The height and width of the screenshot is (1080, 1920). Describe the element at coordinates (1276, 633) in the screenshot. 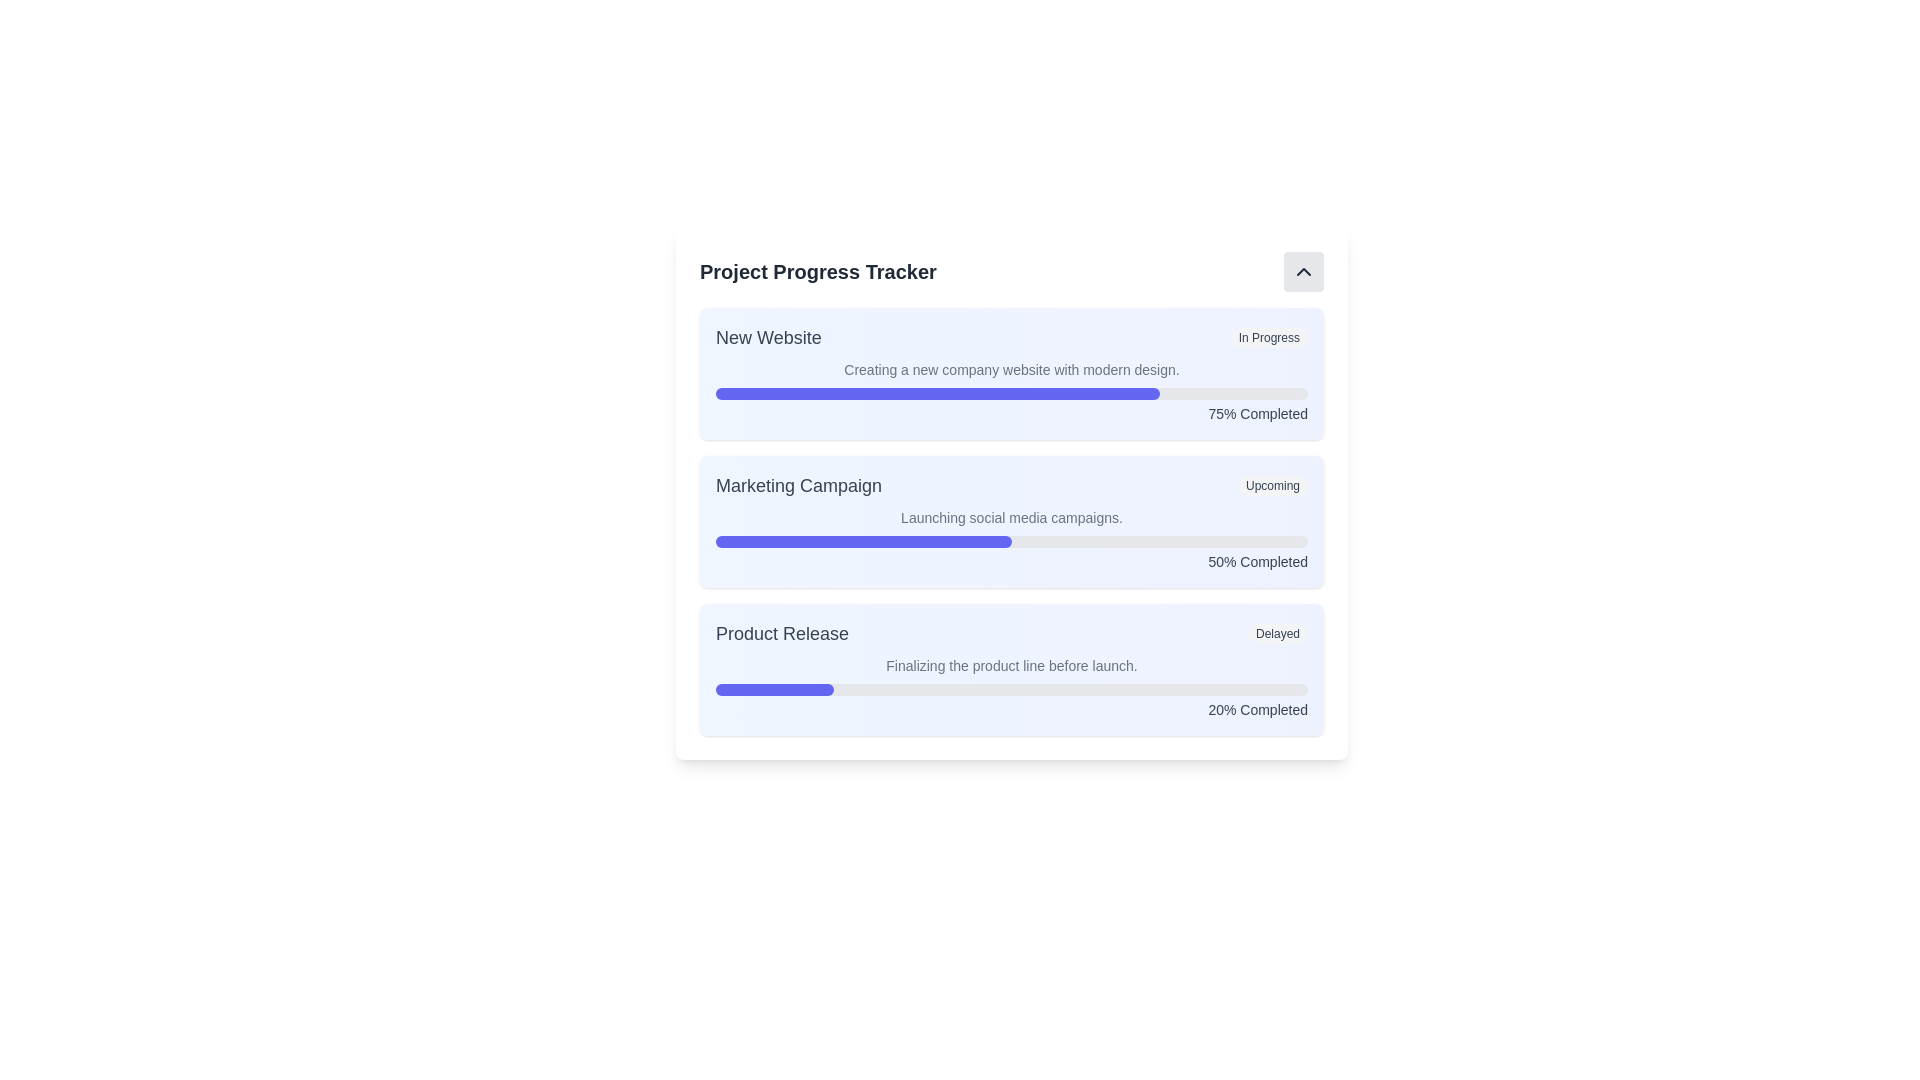

I see `the rounded gray label with the text 'Delayed' located at the right side of the 'Product Release' entry in the 'Project Progress Tracker' section` at that location.